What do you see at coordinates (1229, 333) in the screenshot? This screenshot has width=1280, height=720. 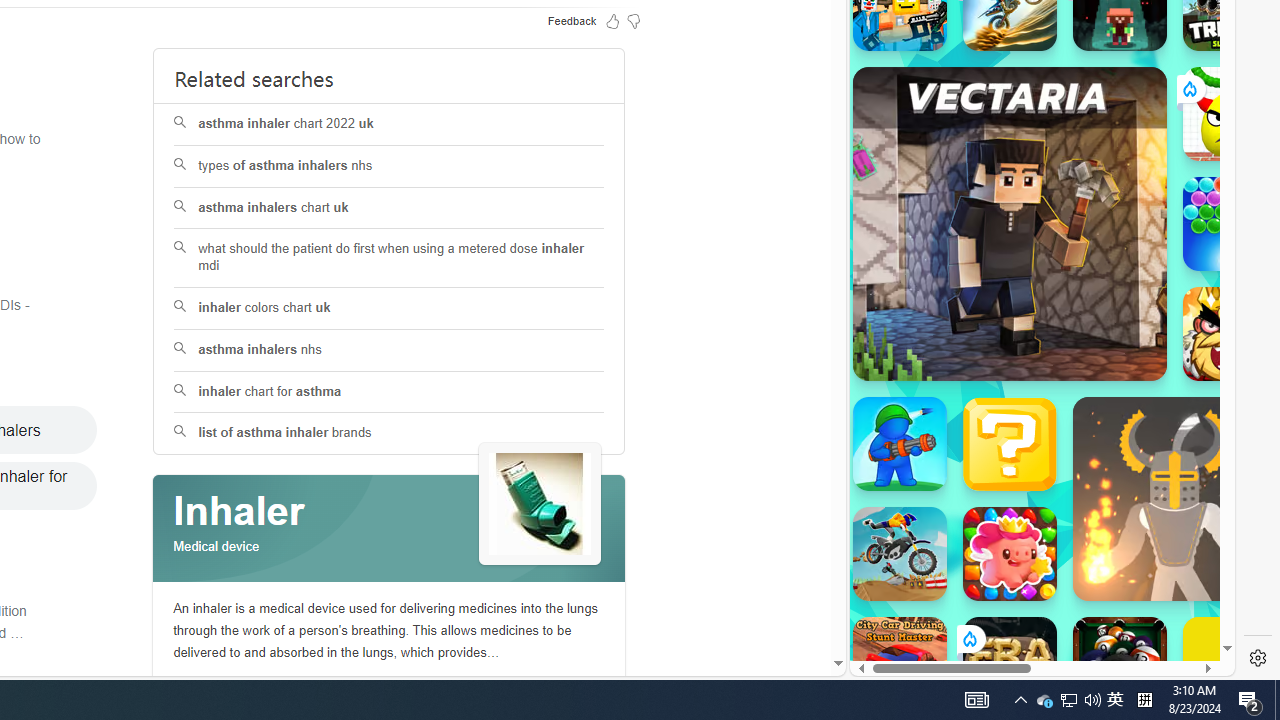 I see `'Like a King Like a King'` at bounding box center [1229, 333].